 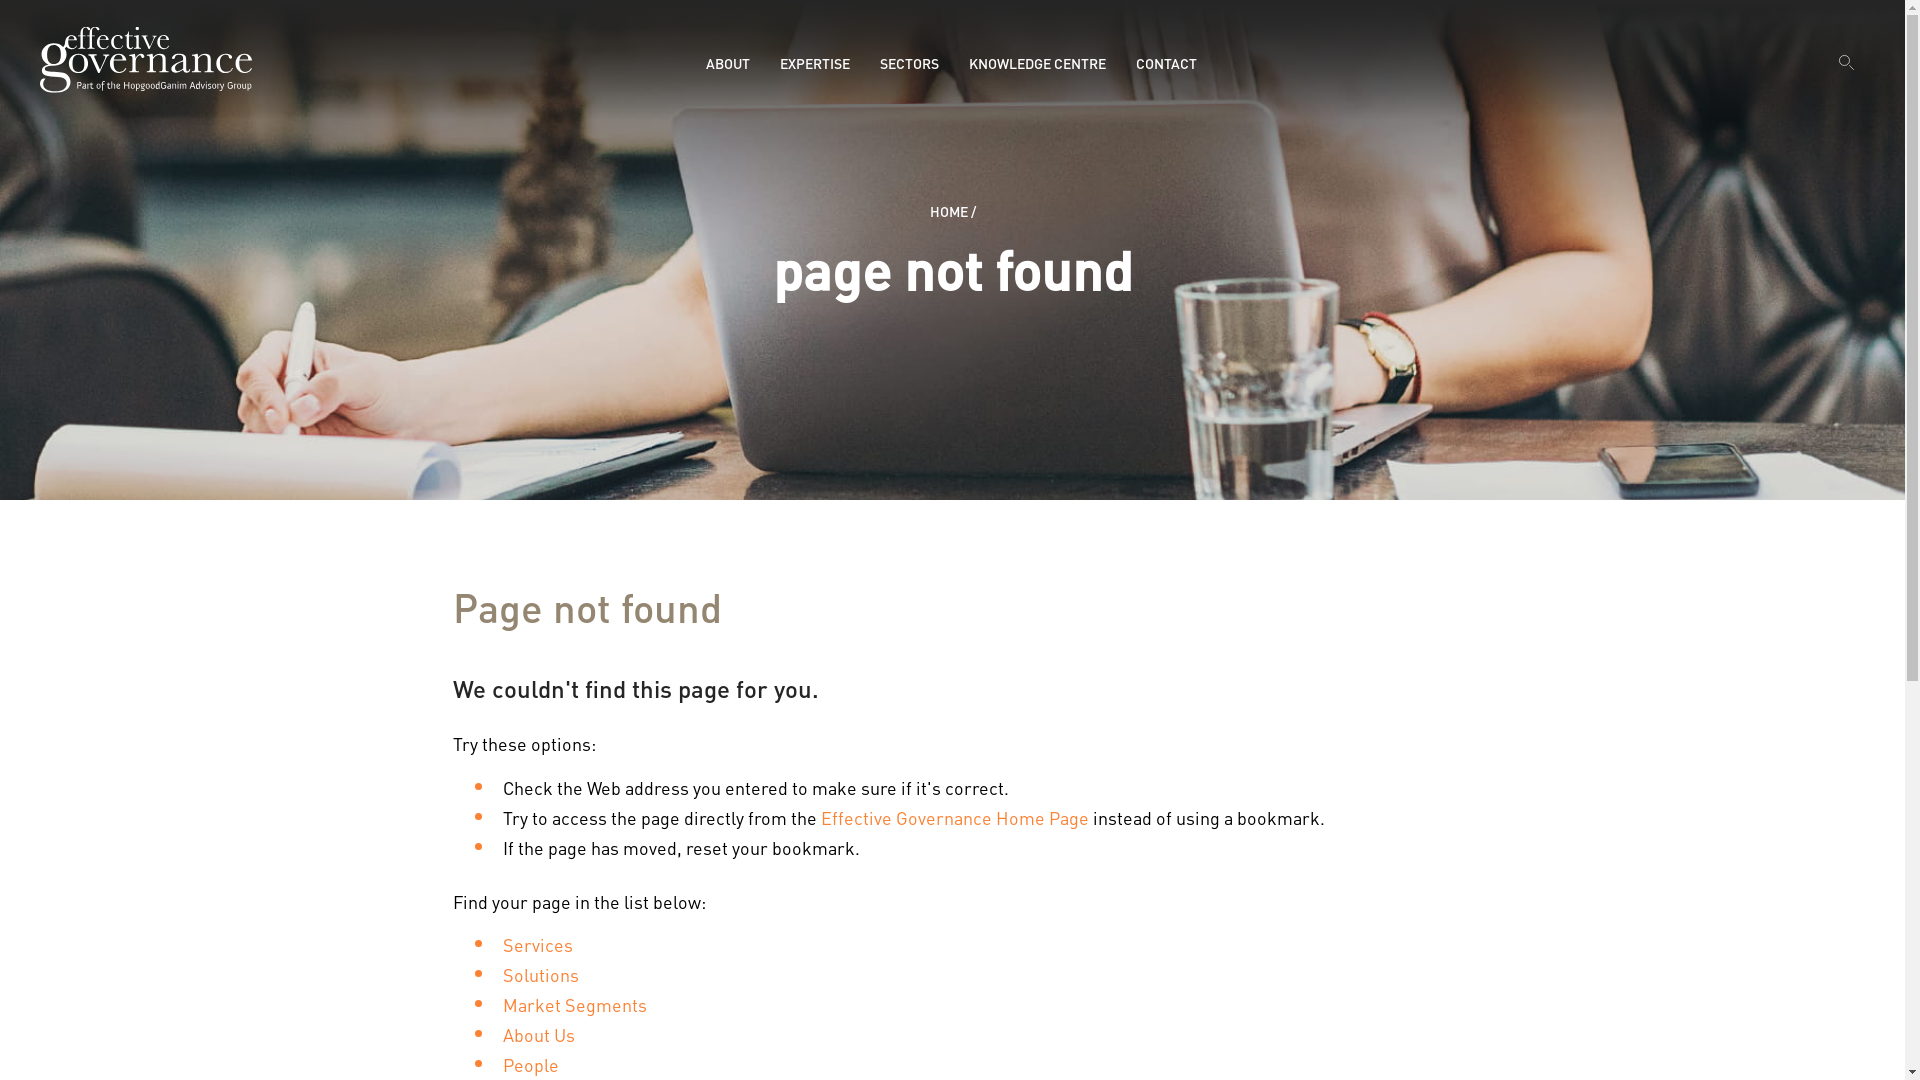 I want to click on 'Effective Governance Home Page', so click(x=820, y=817).